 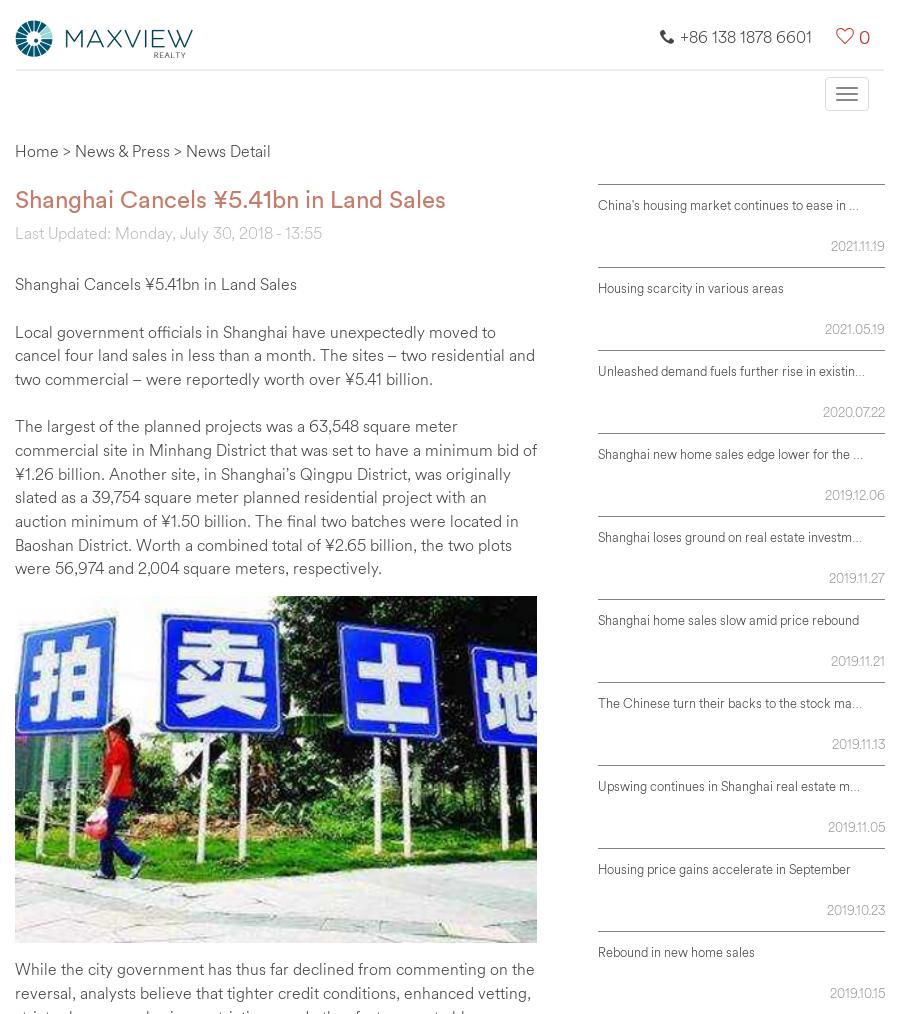 What do you see at coordinates (822, 409) in the screenshot?
I see `'2020.07.22'` at bounding box center [822, 409].